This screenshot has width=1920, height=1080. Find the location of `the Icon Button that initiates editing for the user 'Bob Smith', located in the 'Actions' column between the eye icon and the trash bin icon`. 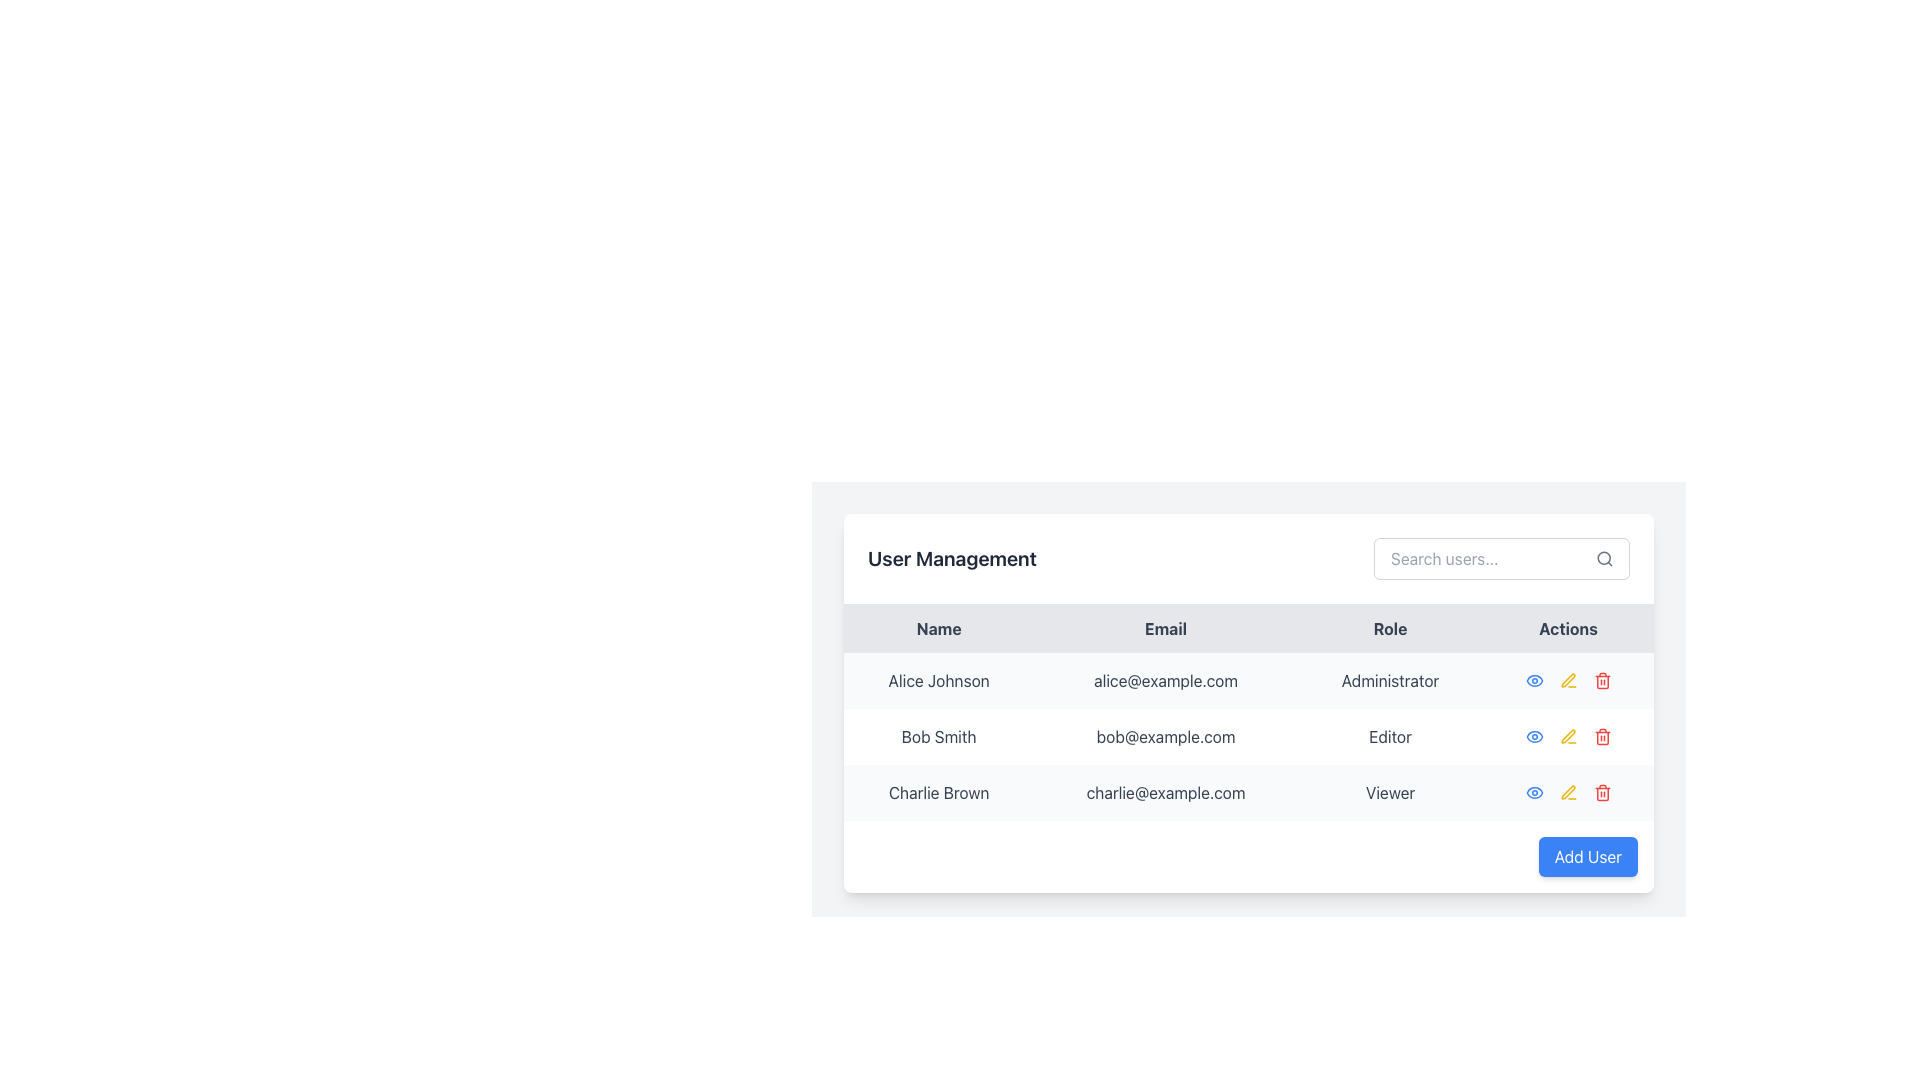

the Icon Button that initiates editing for the user 'Bob Smith', located in the 'Actions' column between the eye icon and the trash bin icon is located at coordinates (1567, 736).